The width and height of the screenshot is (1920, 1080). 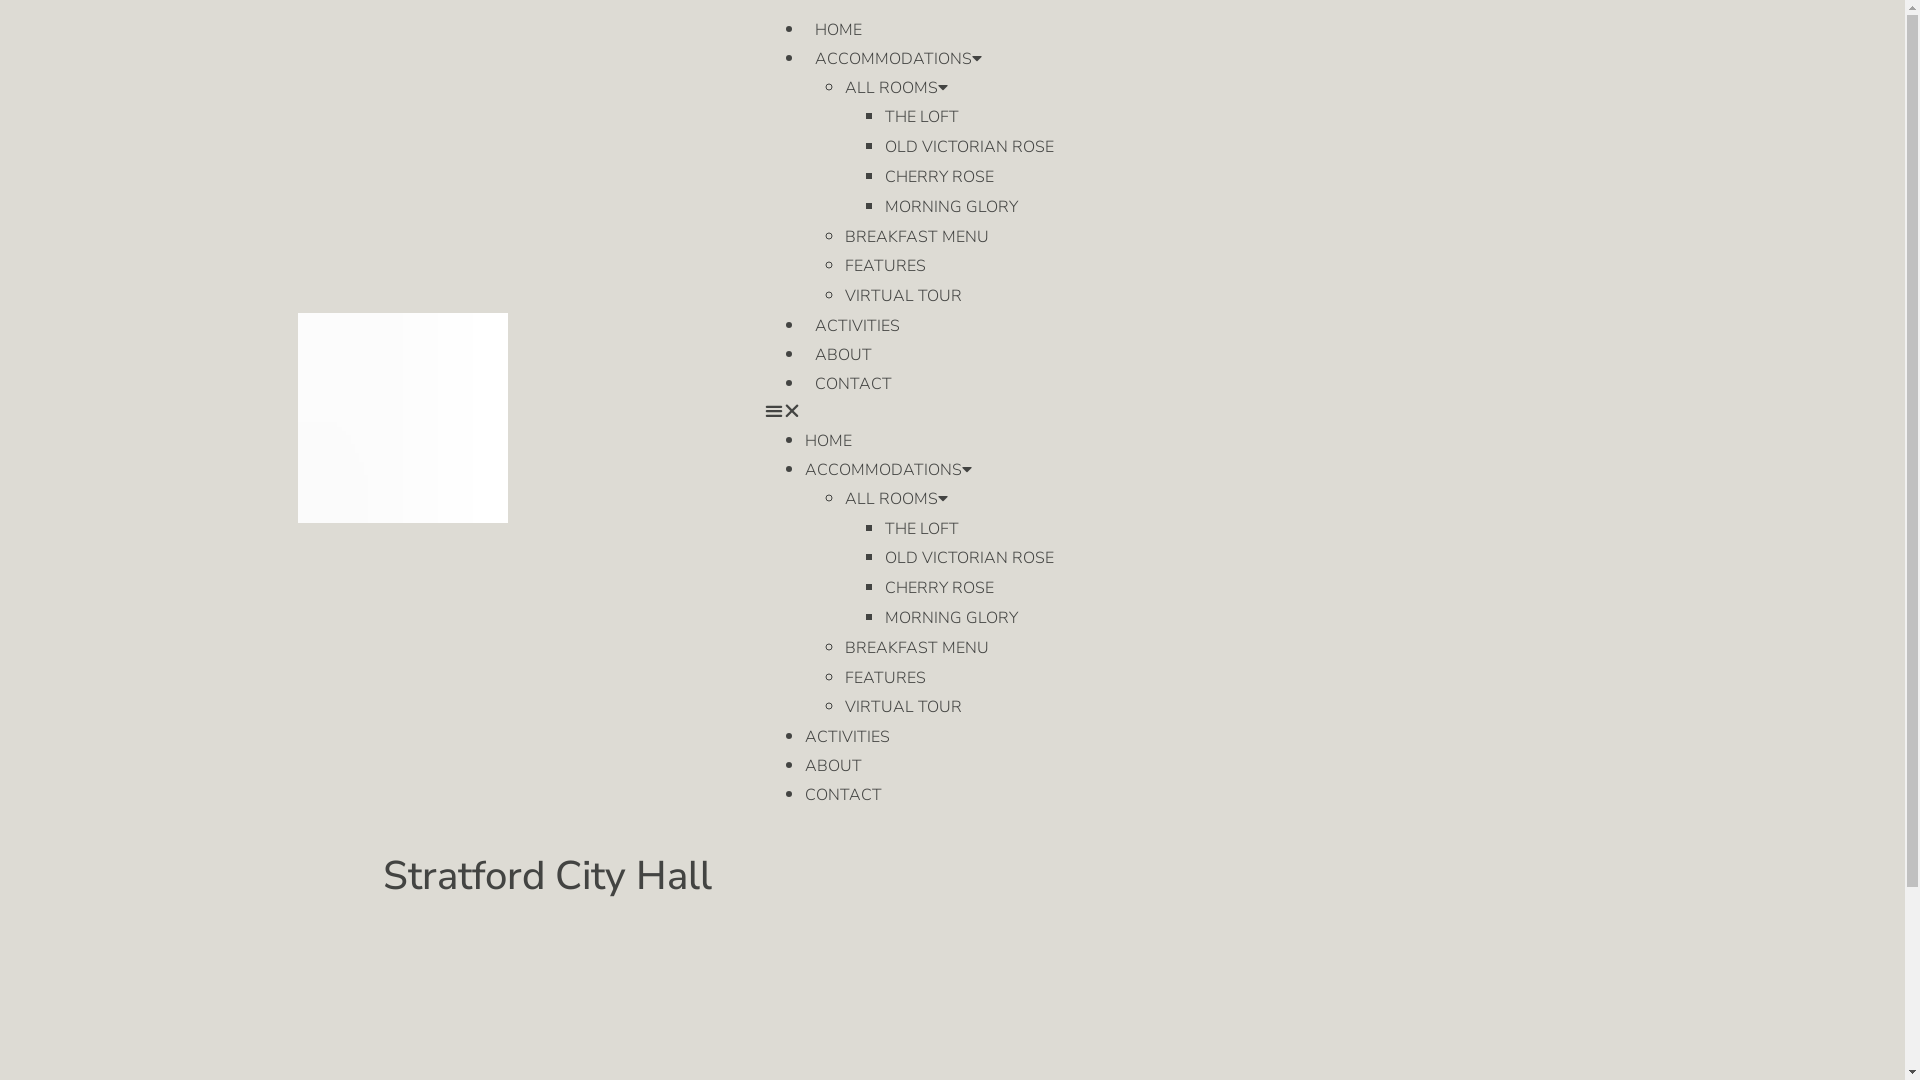 I want to click on 'ACCOMMODATIONS', so click(x=887, y=470).